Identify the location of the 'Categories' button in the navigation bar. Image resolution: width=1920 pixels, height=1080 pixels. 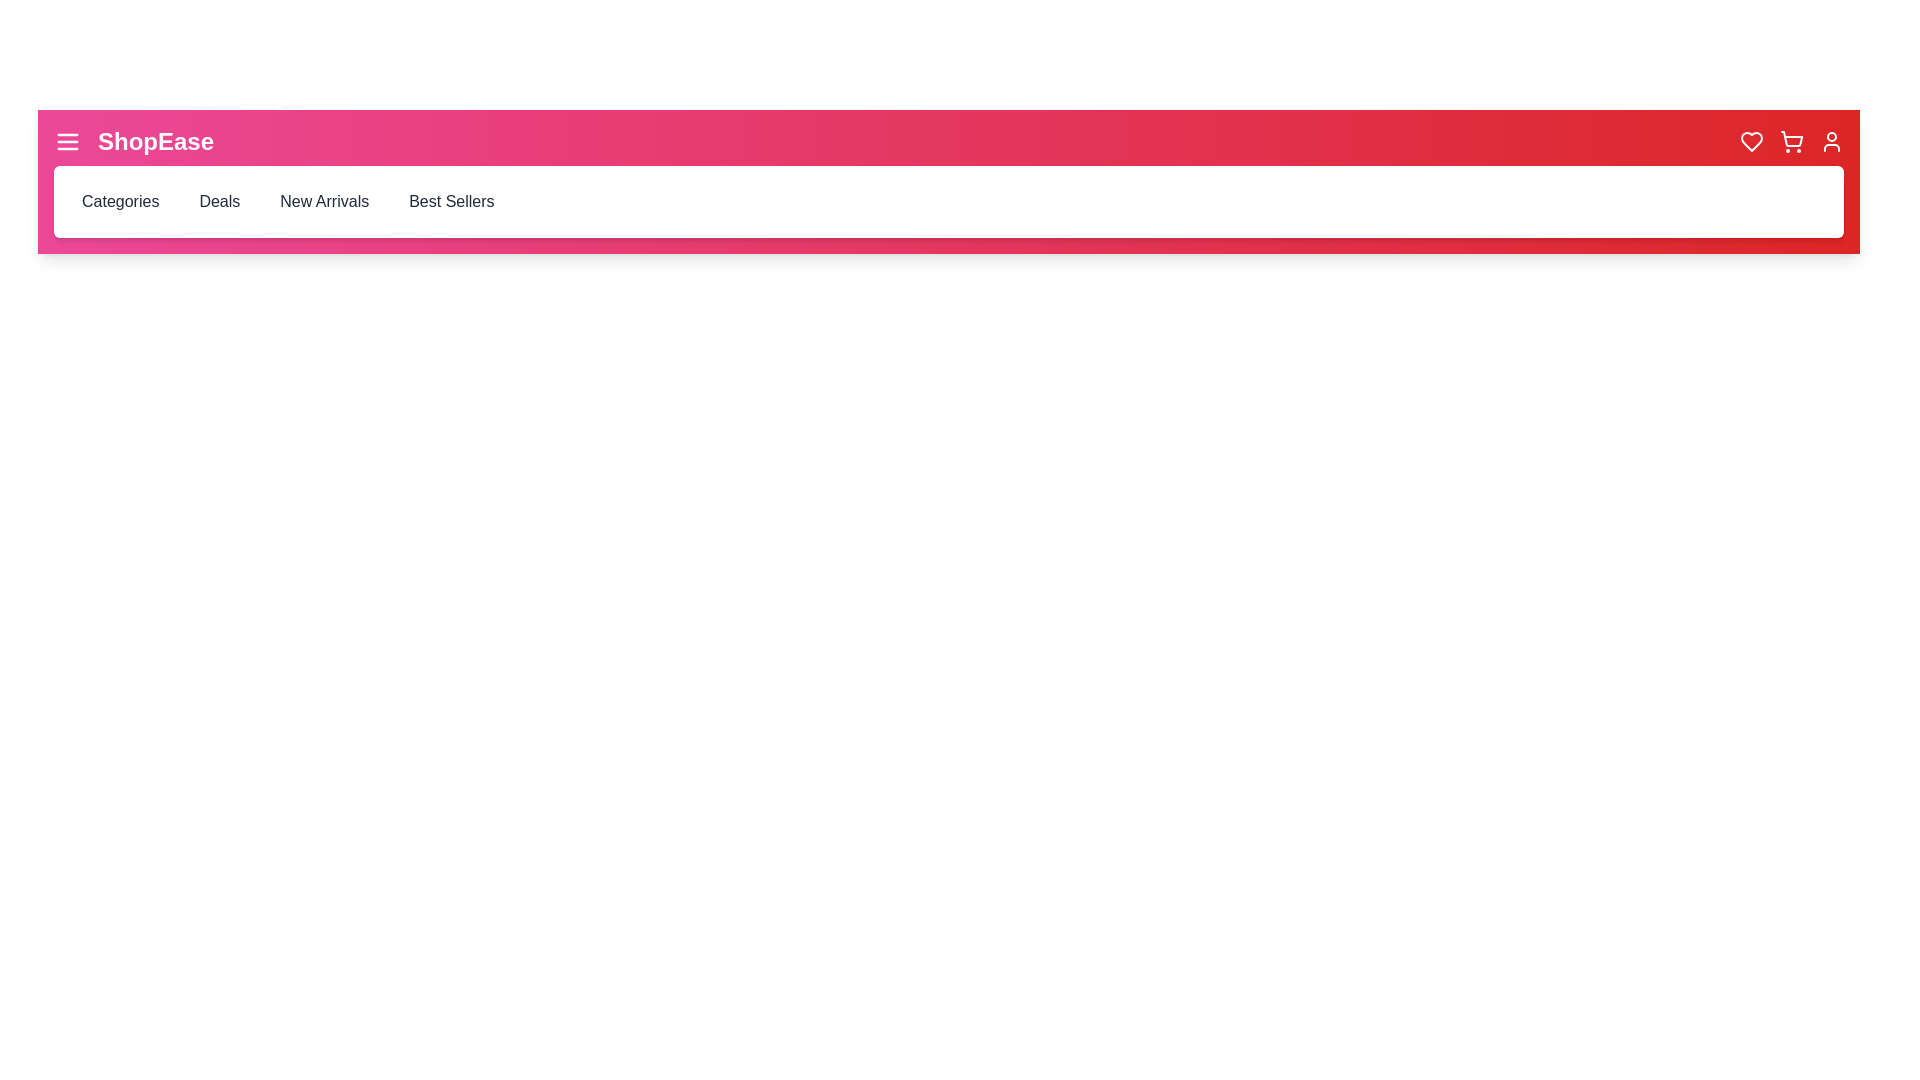
(119, 201).